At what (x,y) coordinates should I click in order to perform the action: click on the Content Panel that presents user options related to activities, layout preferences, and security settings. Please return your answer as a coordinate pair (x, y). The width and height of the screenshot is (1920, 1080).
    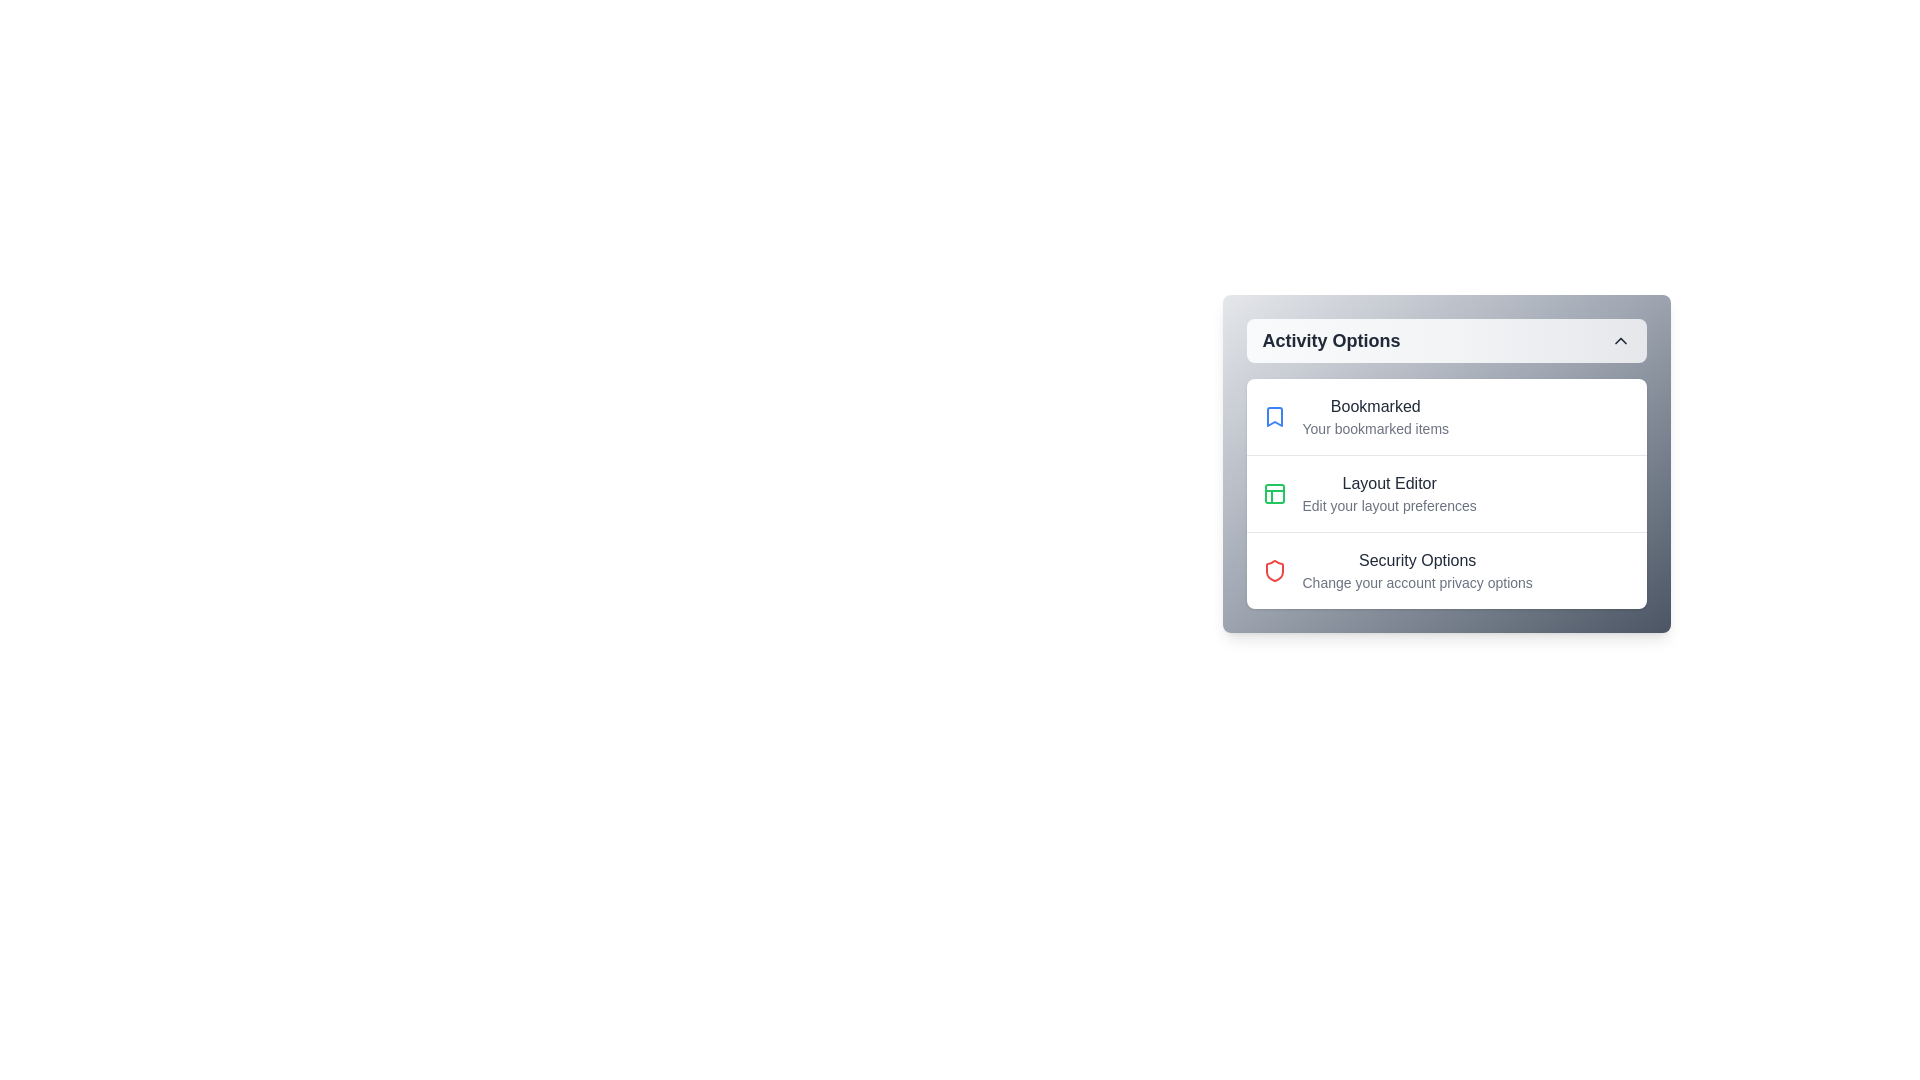
    Looking at the image, I should click on (1446, 520).